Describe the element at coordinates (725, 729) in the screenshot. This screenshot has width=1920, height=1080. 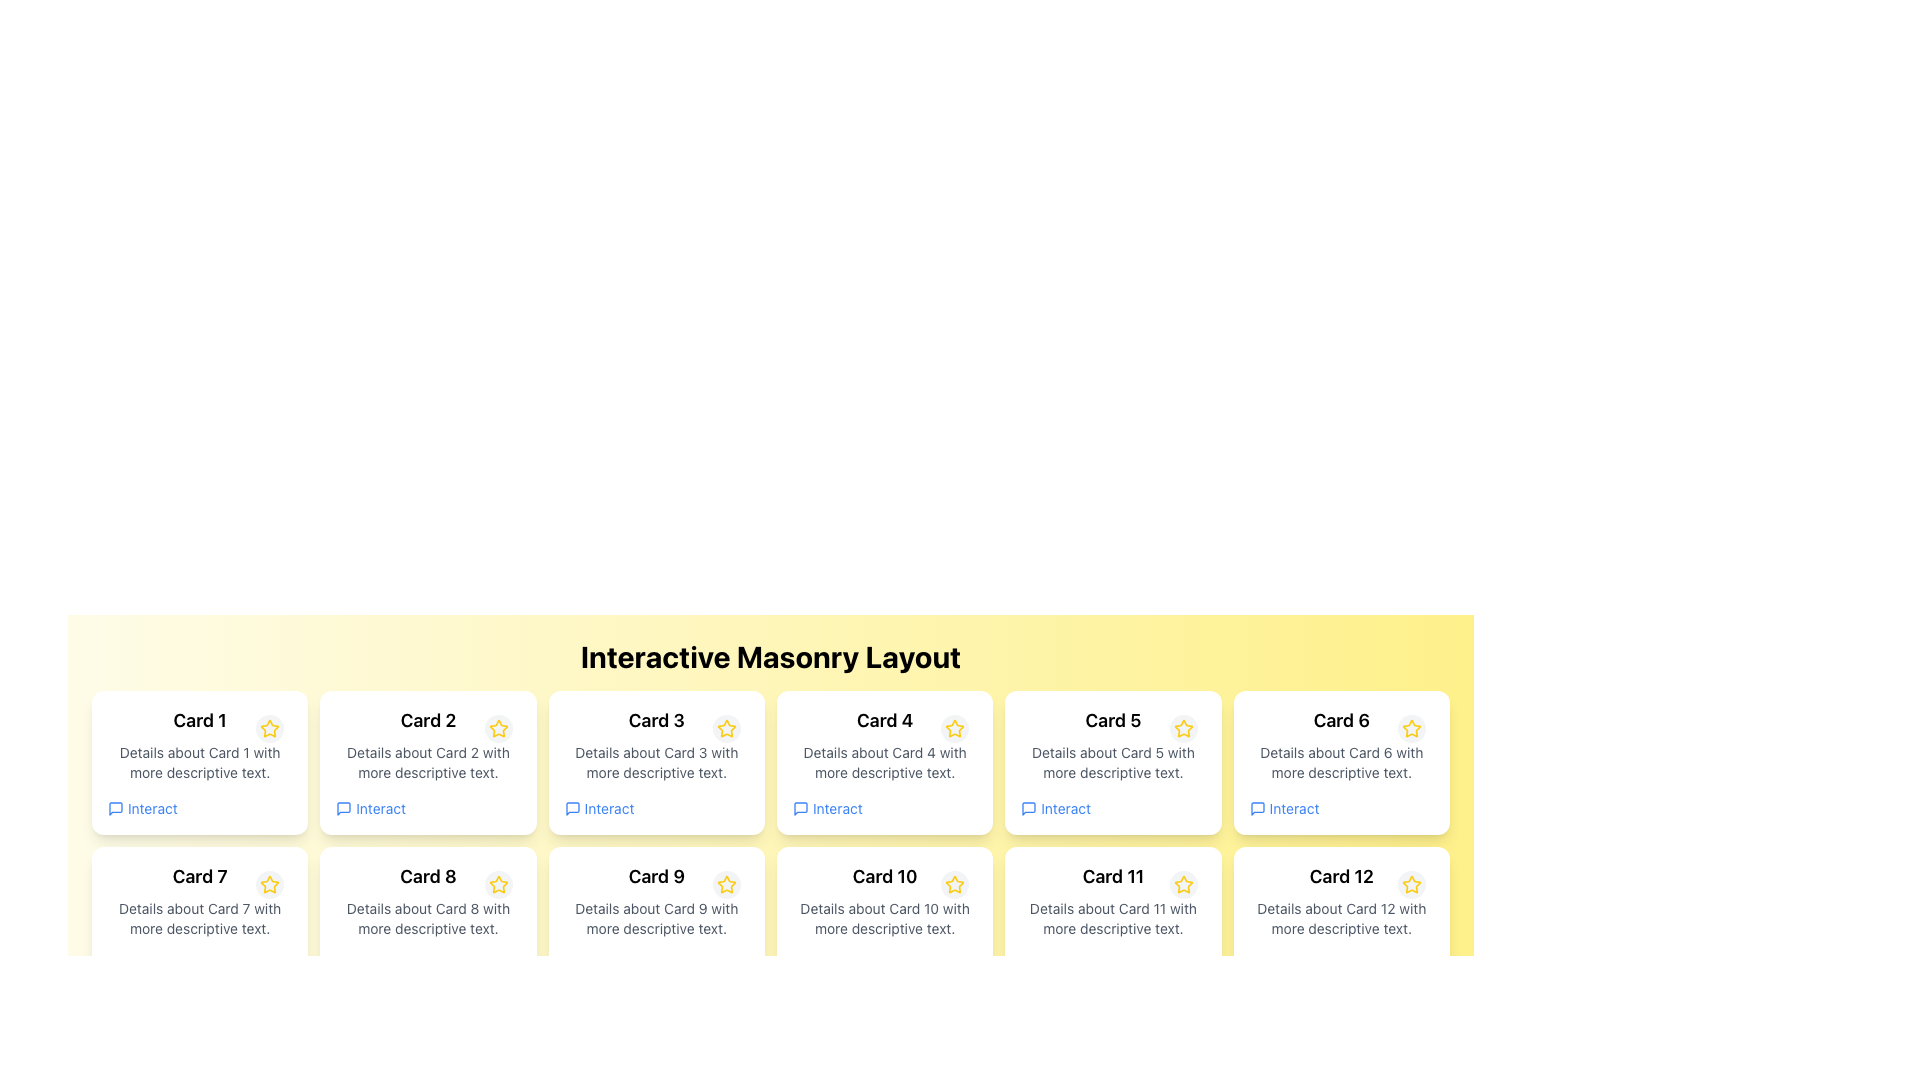
I see `the yellow star icon with a rounded gray background located at the top-right corner of the third card in the grid layout to observe the hover effect` at that location.